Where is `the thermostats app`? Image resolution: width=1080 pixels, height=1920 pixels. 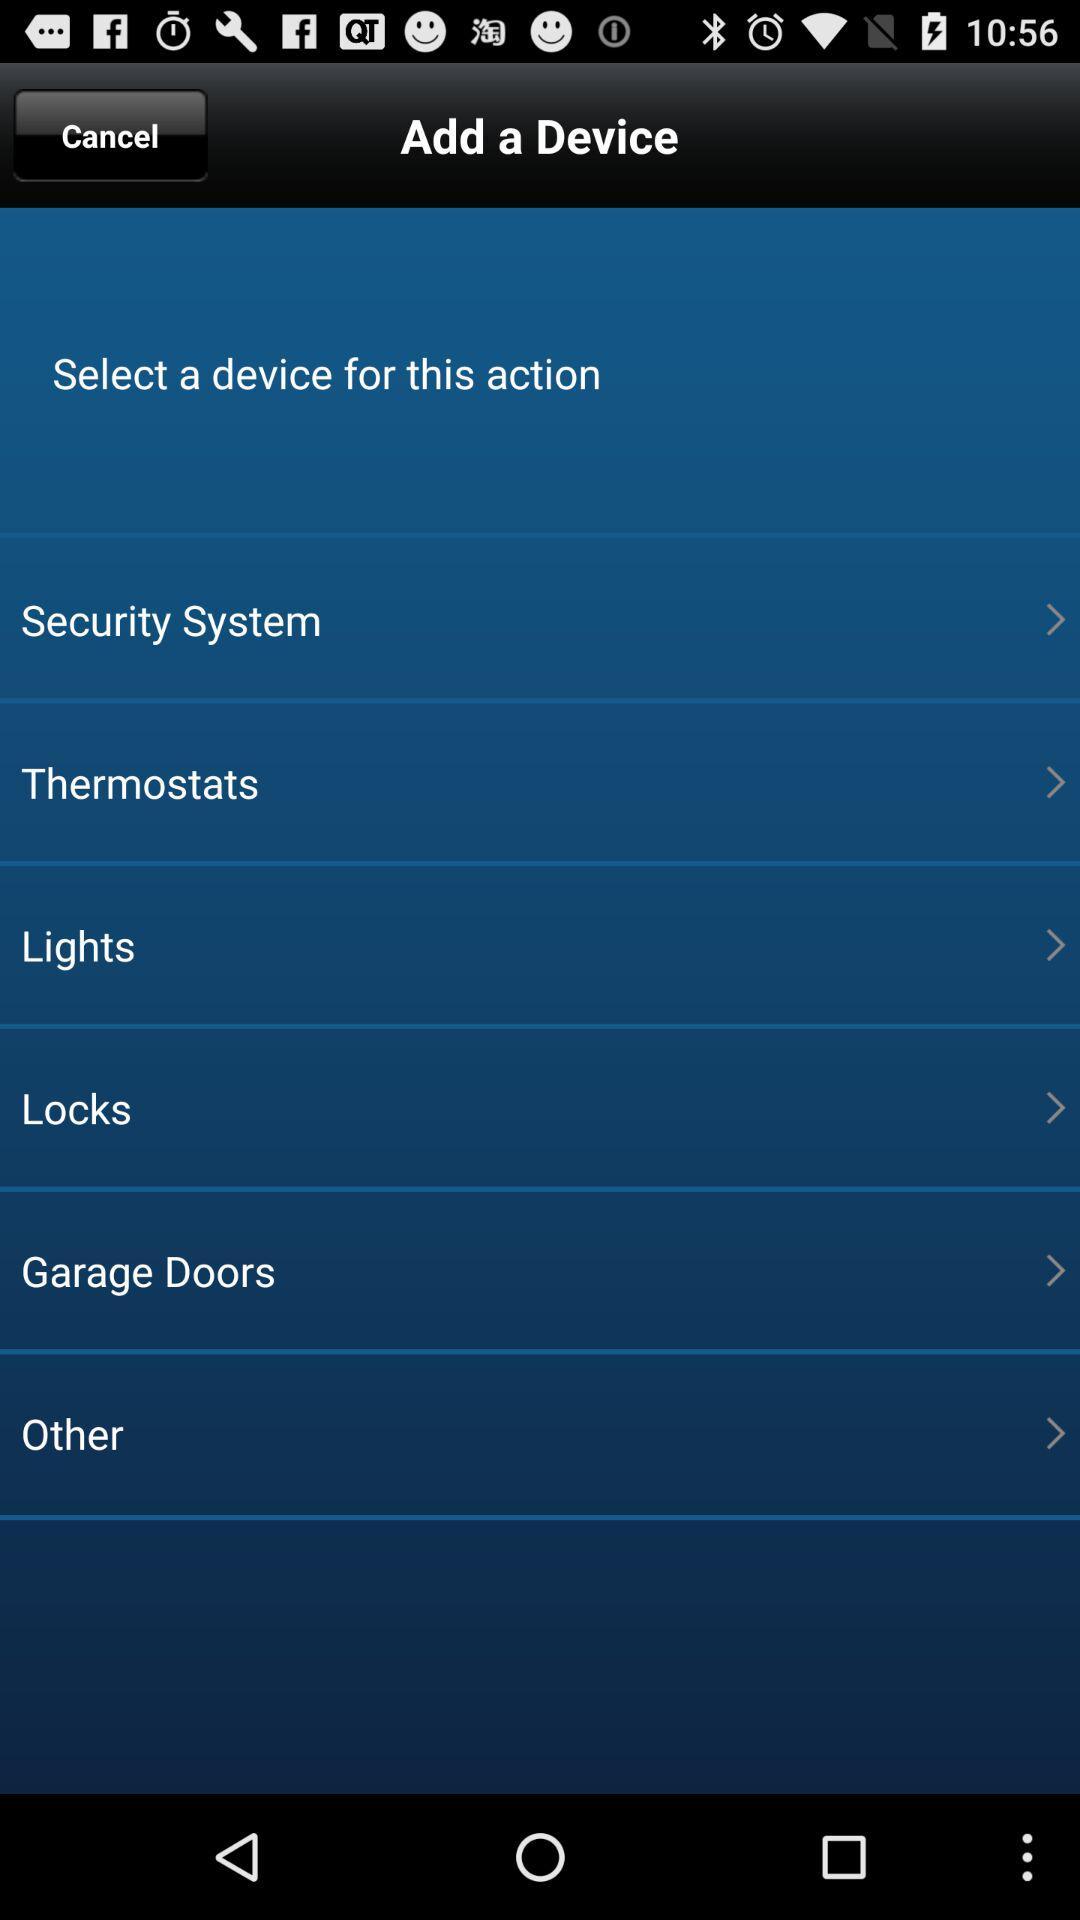
the thermostats app is located at coordinates (532, 781).